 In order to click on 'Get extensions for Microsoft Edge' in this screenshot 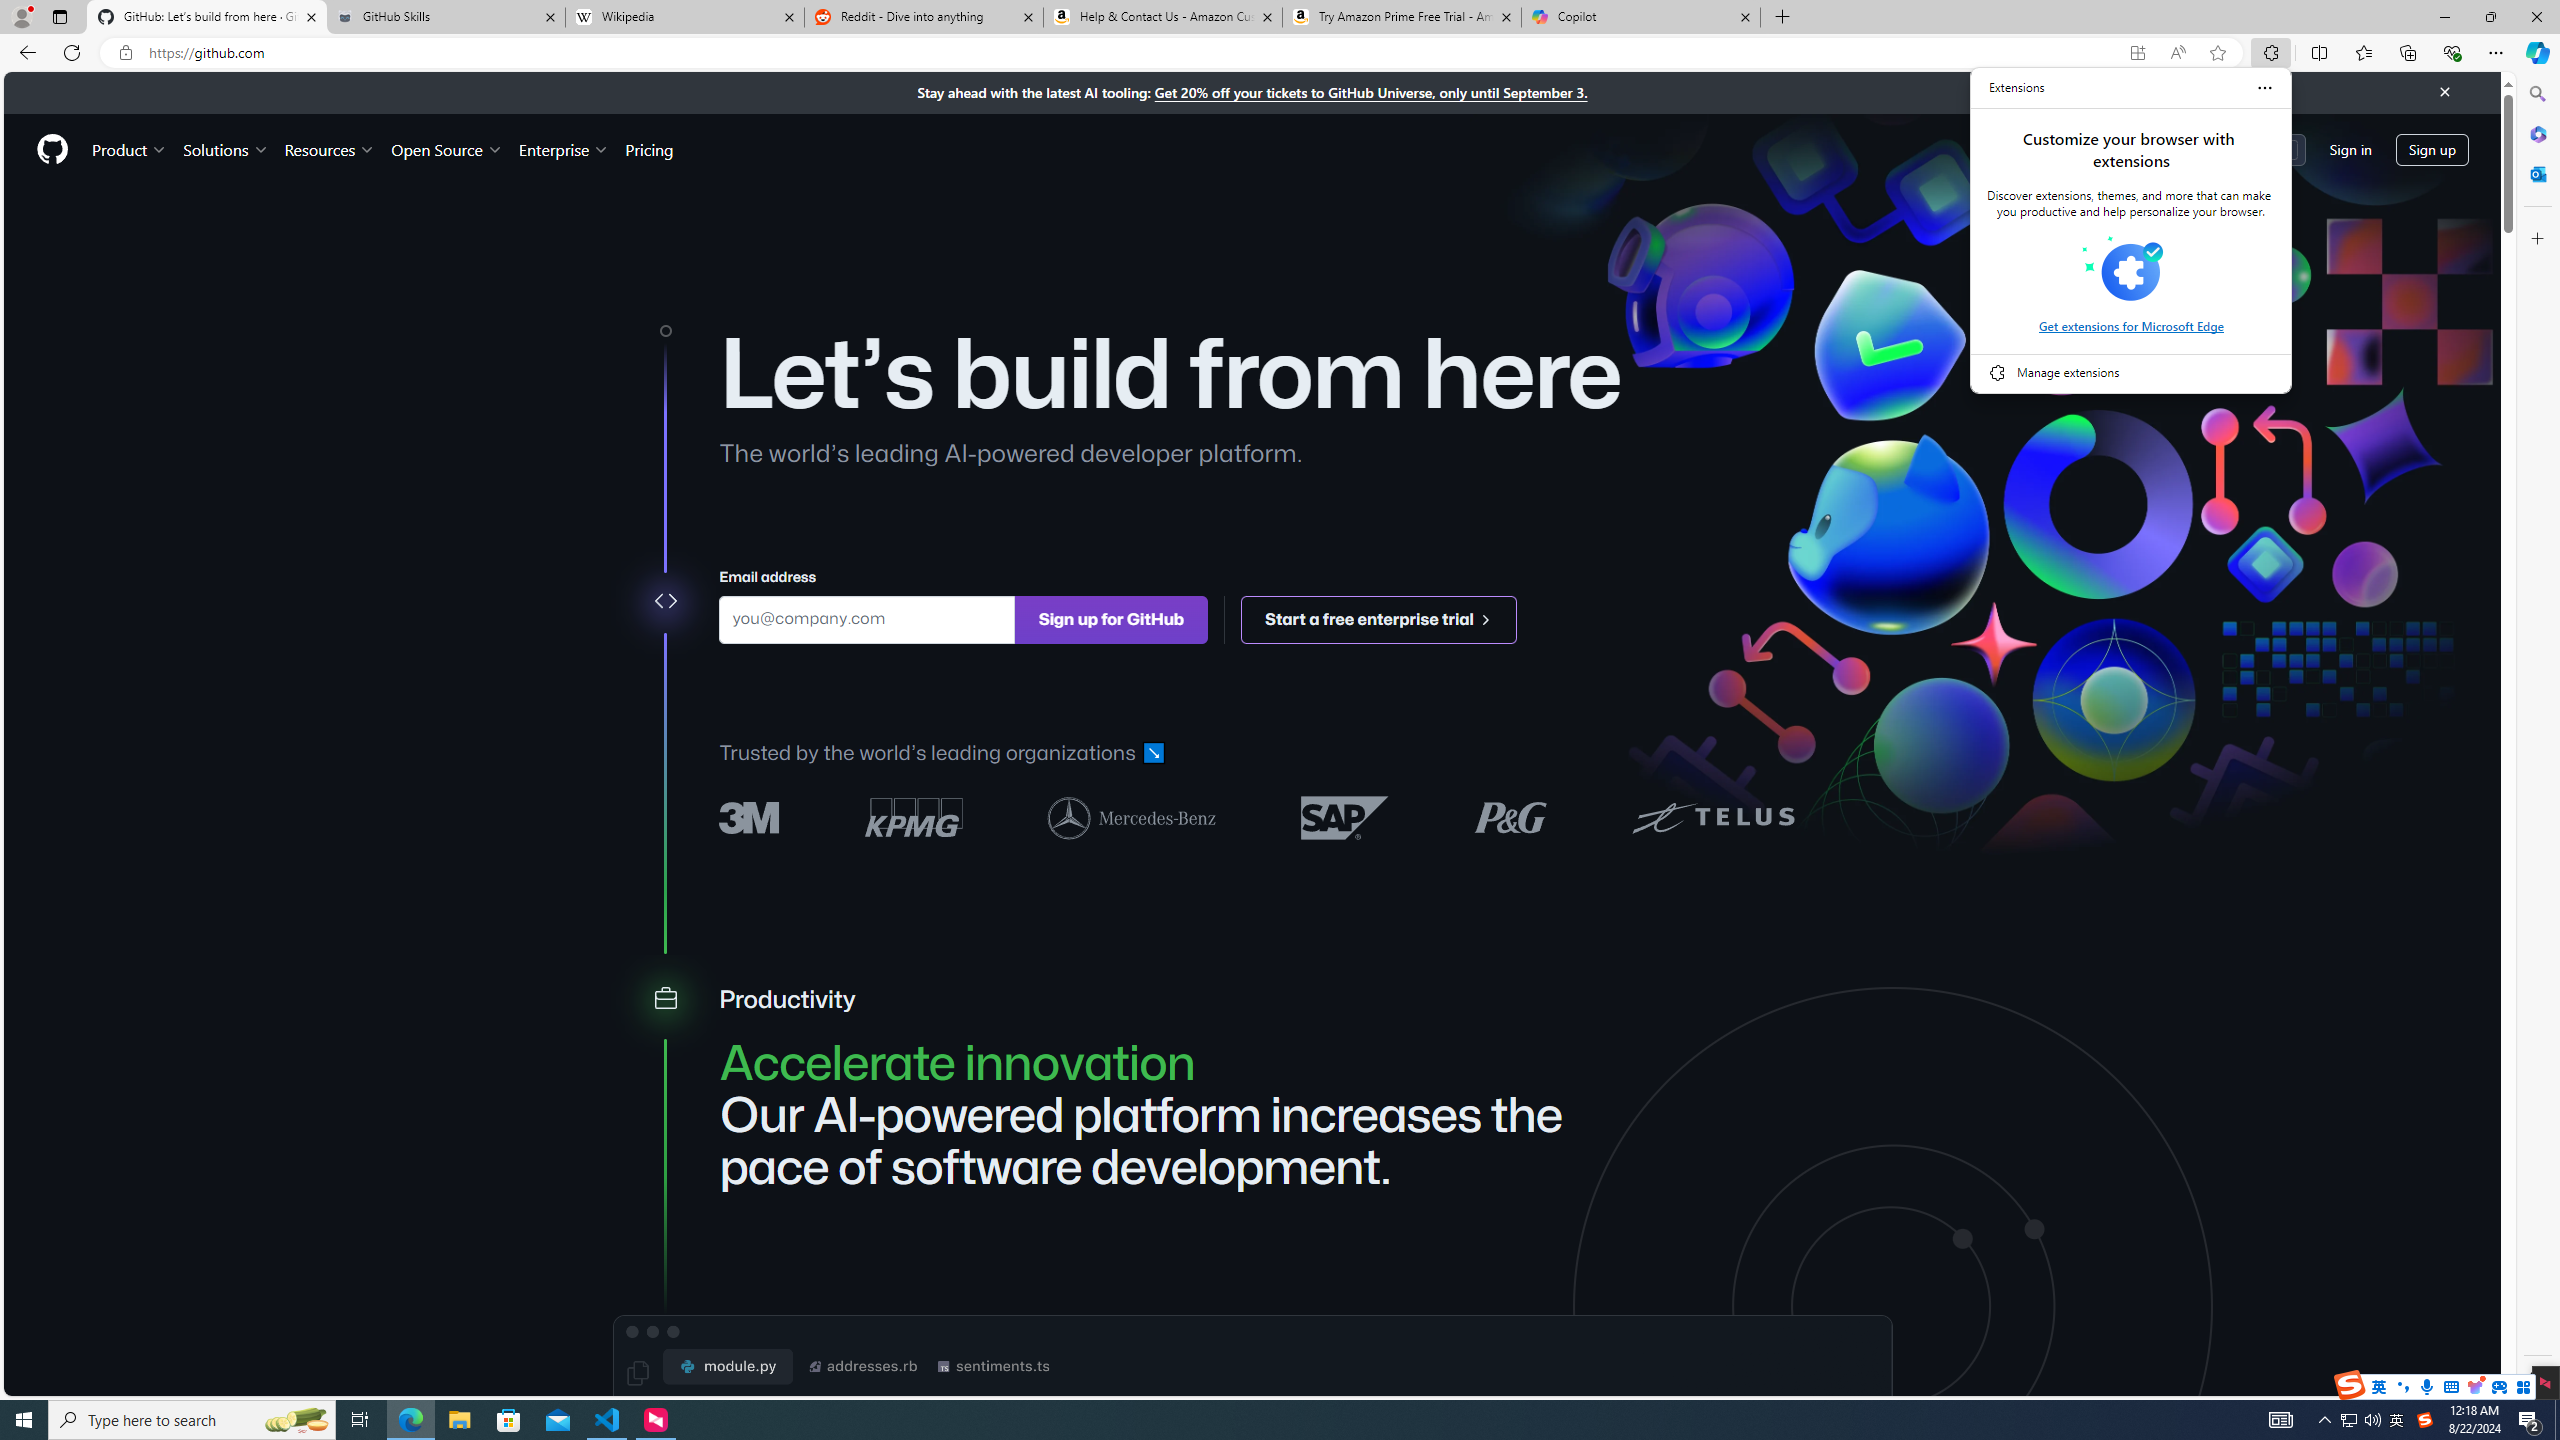, I will do `click(2131, 325)`.